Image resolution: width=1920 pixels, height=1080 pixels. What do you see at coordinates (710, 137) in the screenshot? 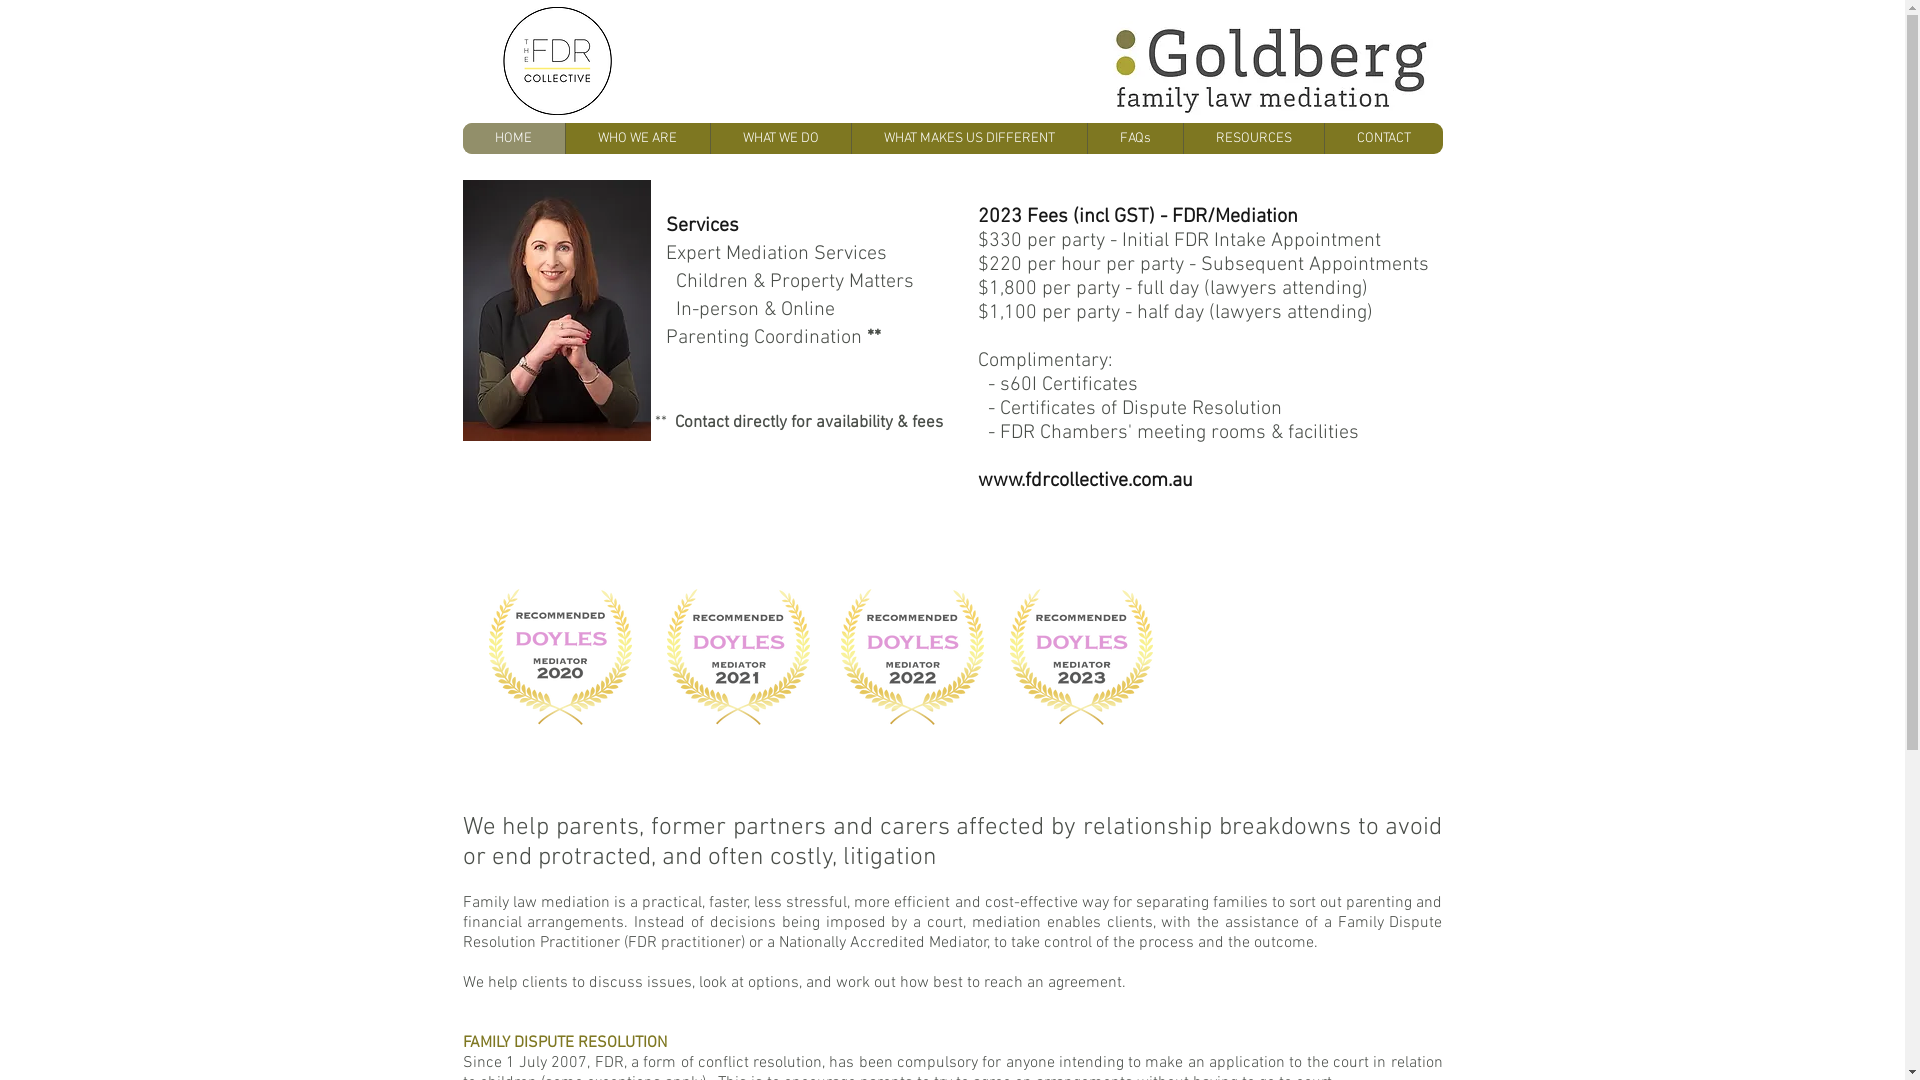
I see `'WHAT WE DO'` at bounding box center [710, 137].